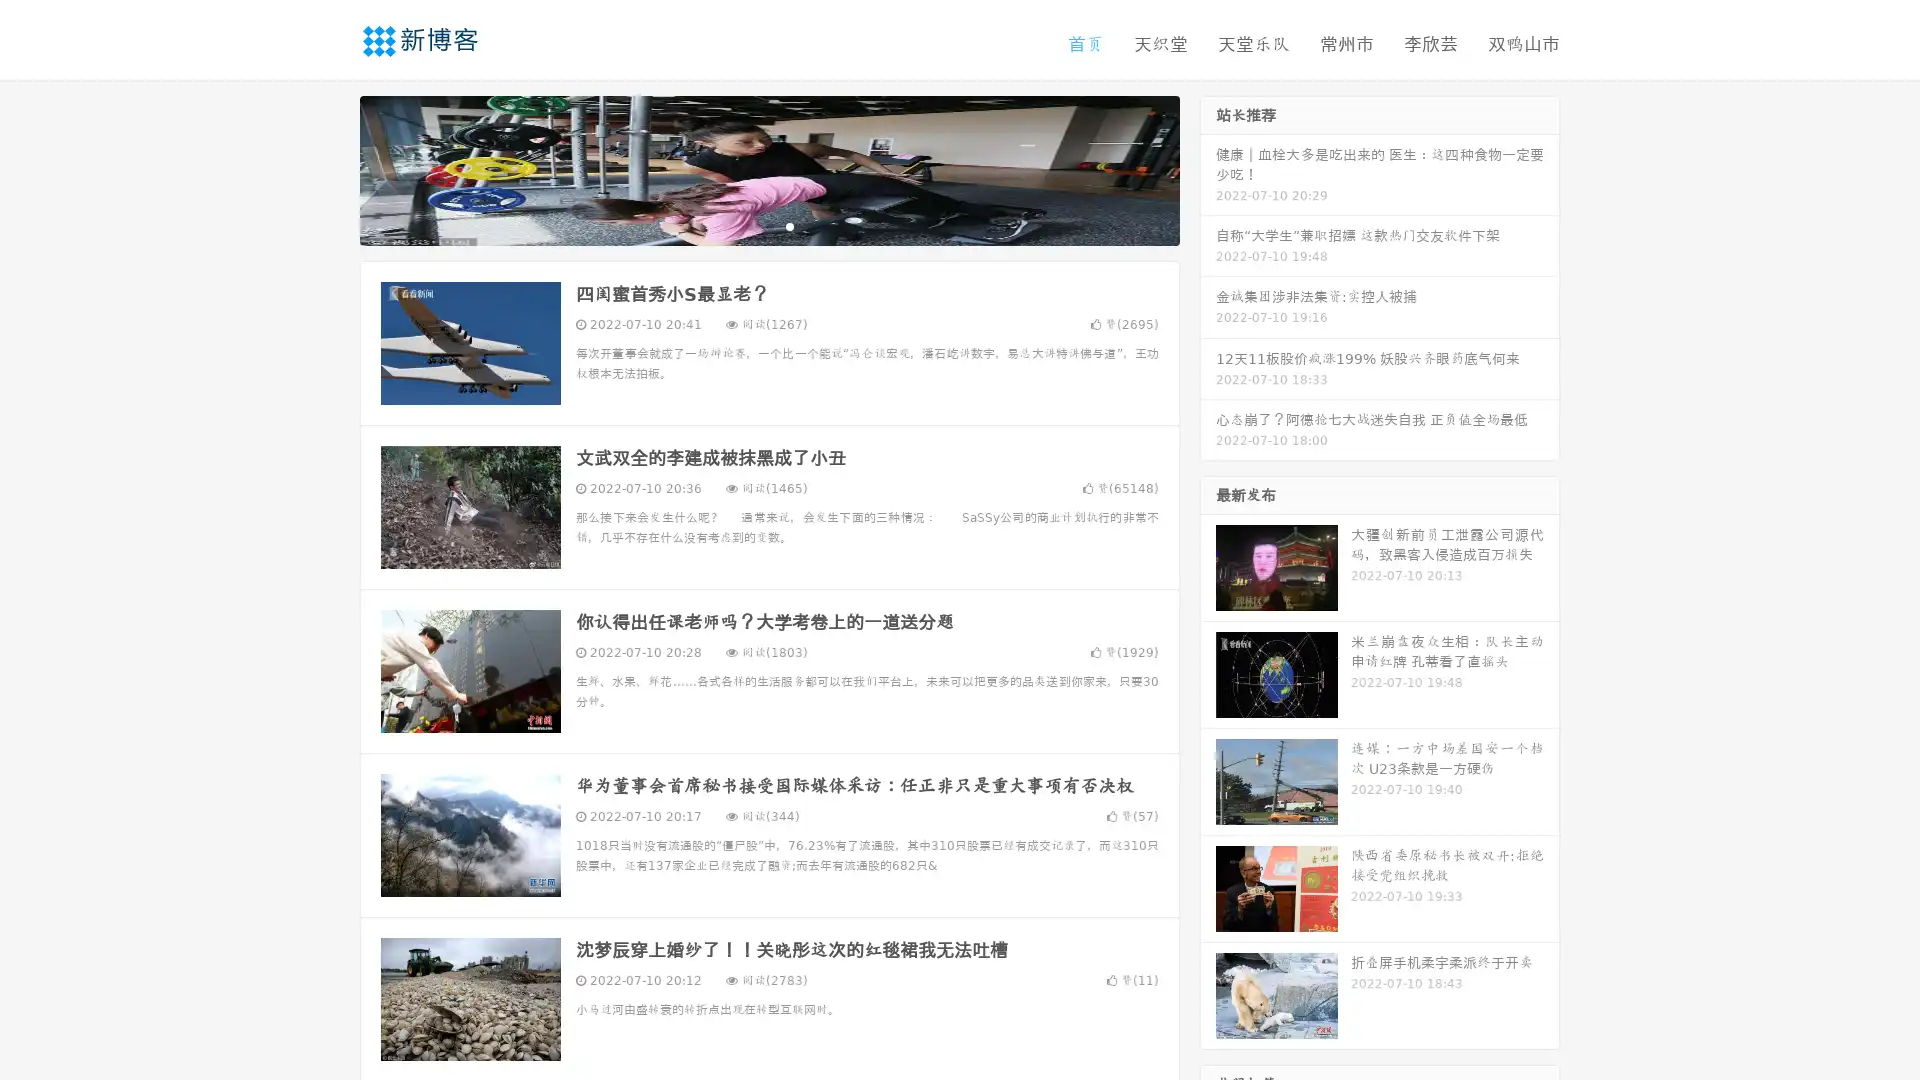 The height and width of the screenshot is (1080, 1920). Describe the element at coordinates (748, 225) in the screenshot. I see `Go to slide 1` at that location.